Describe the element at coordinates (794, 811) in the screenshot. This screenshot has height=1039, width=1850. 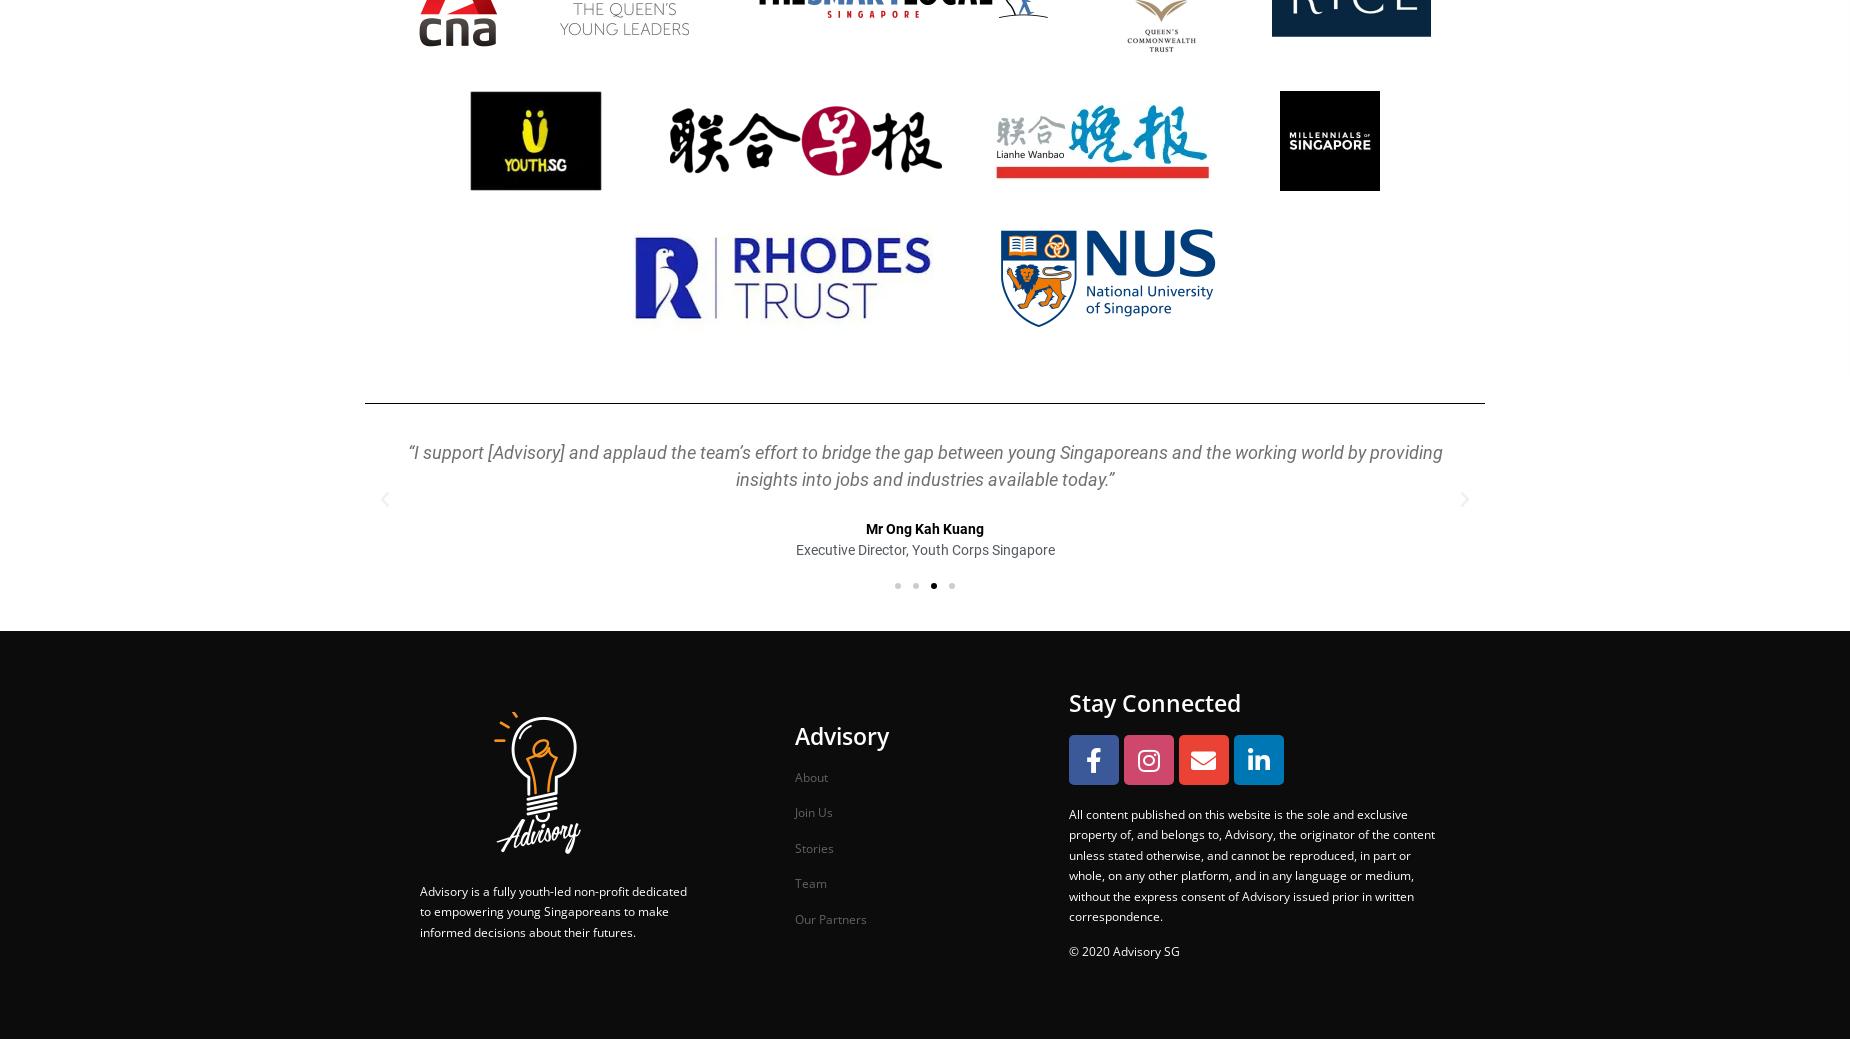
I see `'Join Us'` at that location.